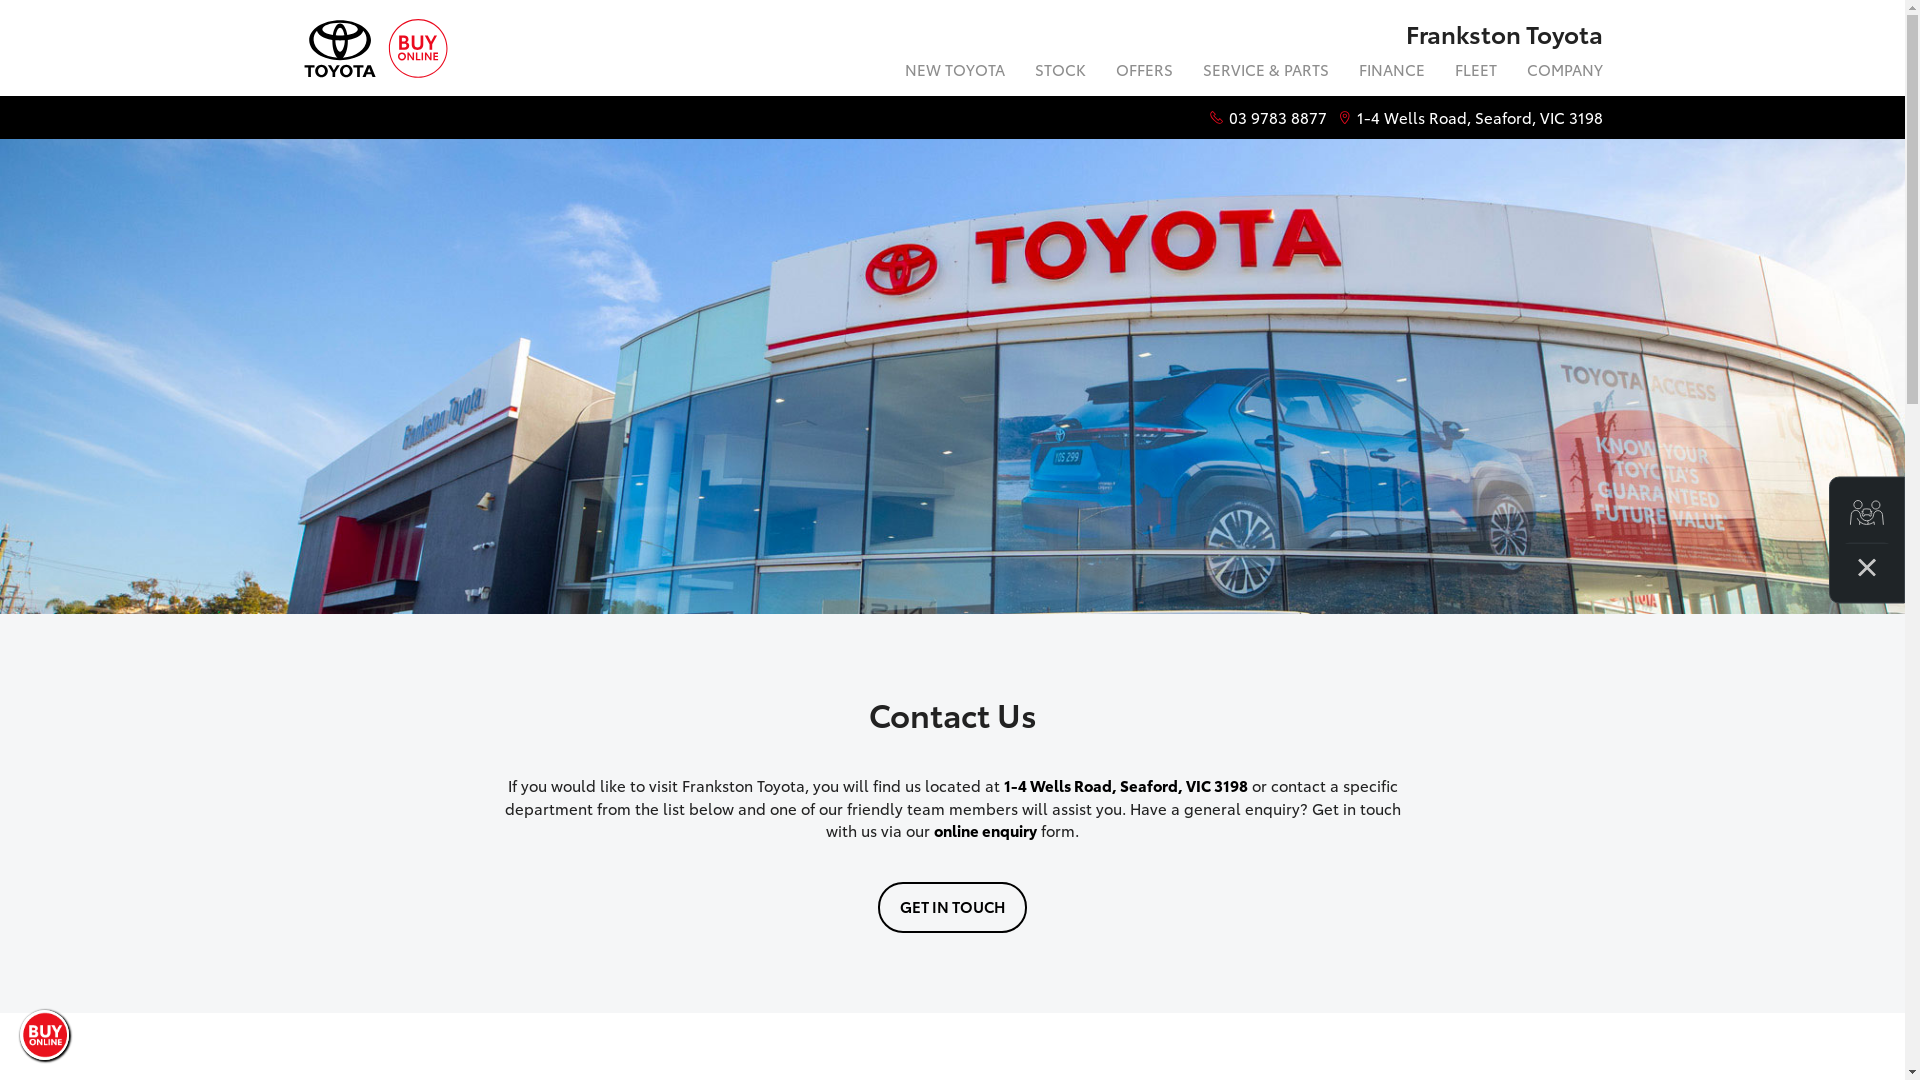 The image size is (1920, 1080). What do you see at coordinates (985, 829) in the screenshot?
I see `'online enquiry'` at bounding box center [985, 829].